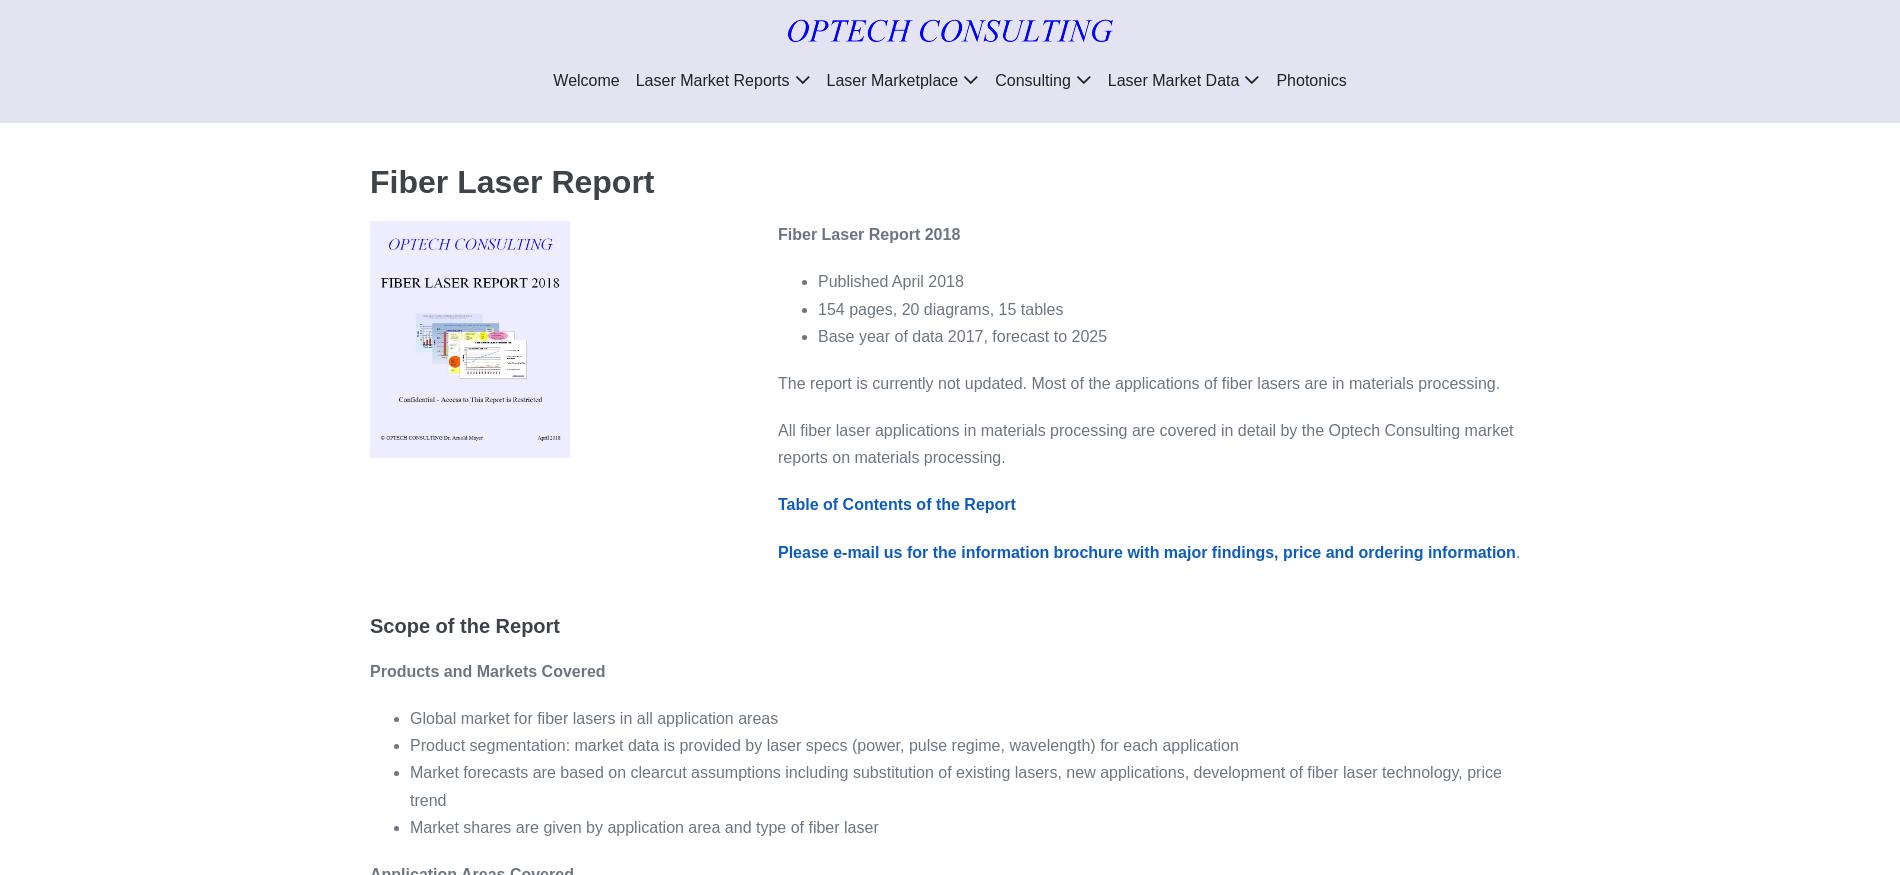  Describe the element at coordinates (889, 280) in the screenshot. I see `'Published April 2018'` at that location.